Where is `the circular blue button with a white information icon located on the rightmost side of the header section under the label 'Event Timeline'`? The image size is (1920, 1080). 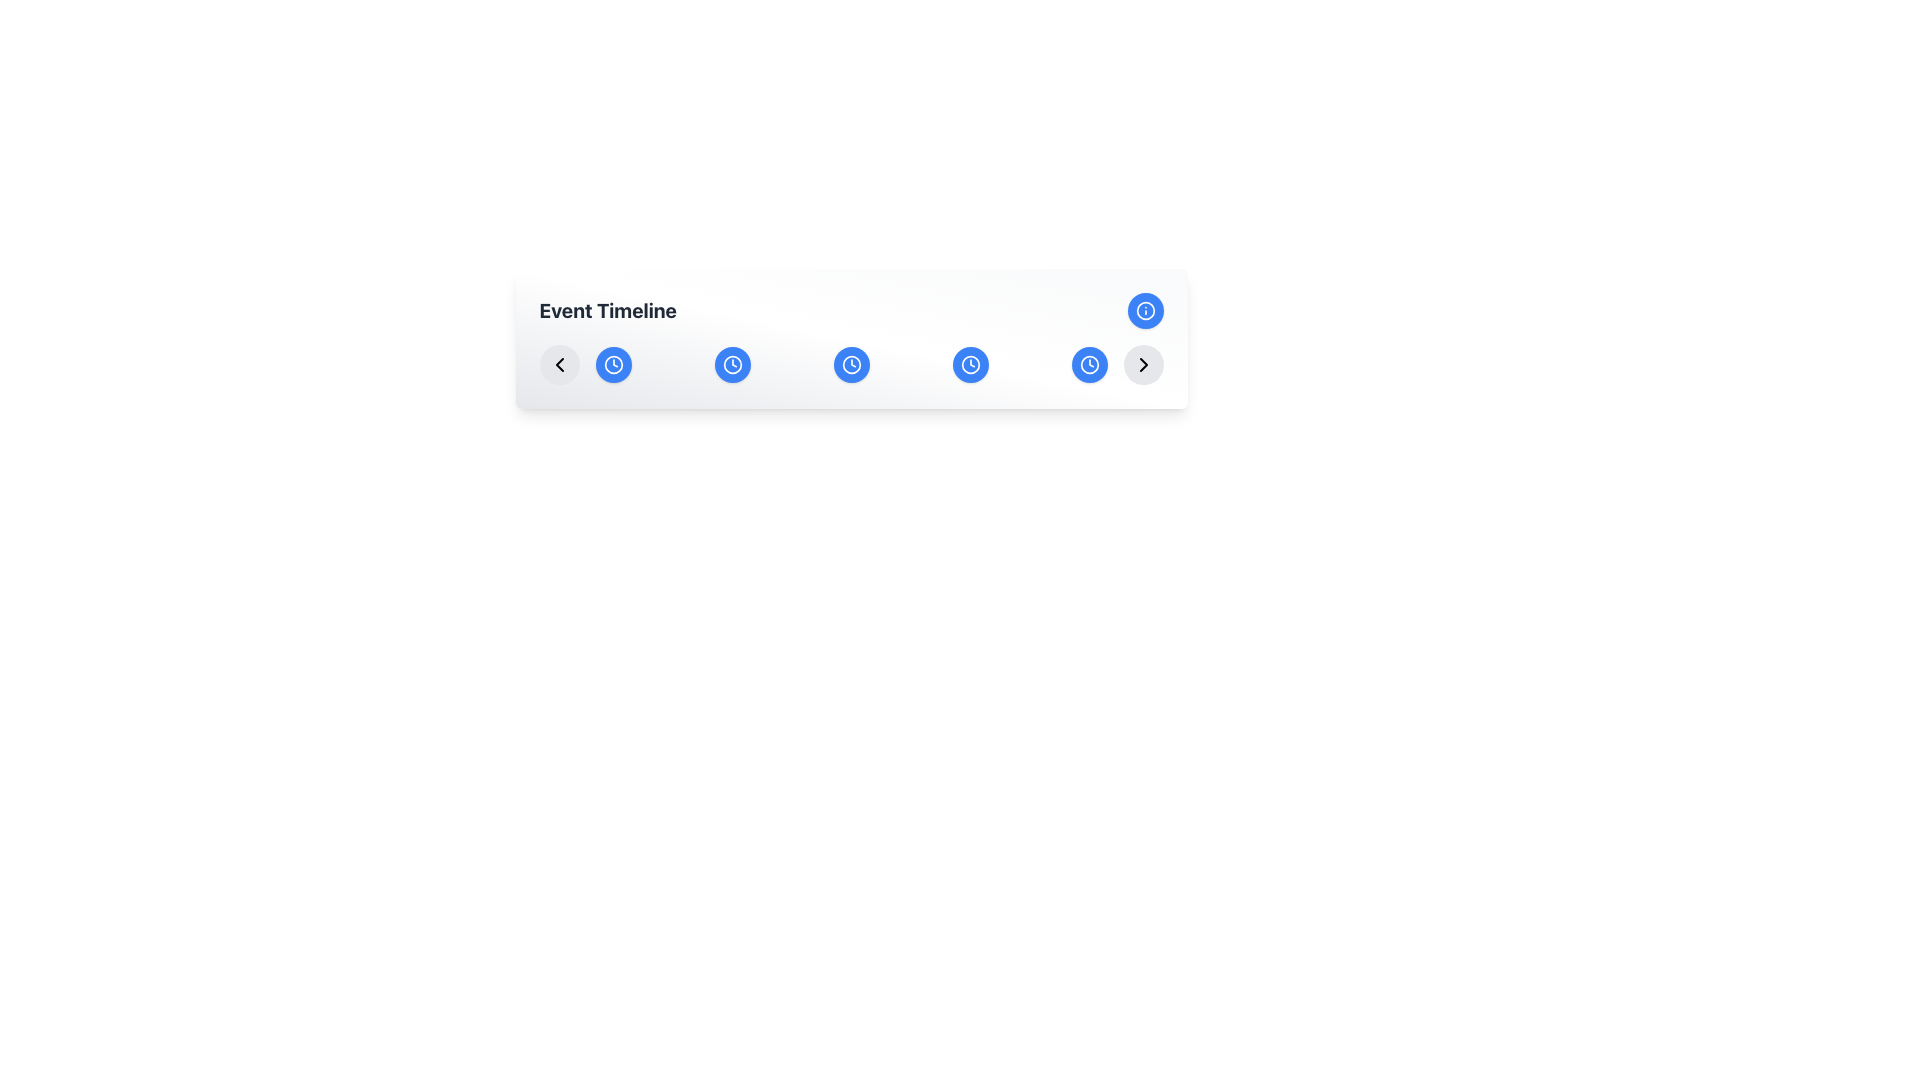 the circular blue button with a white information icon located on the rightmost side of the header section under the label 'Event Timeline' is located at coordinates (1145, 311).